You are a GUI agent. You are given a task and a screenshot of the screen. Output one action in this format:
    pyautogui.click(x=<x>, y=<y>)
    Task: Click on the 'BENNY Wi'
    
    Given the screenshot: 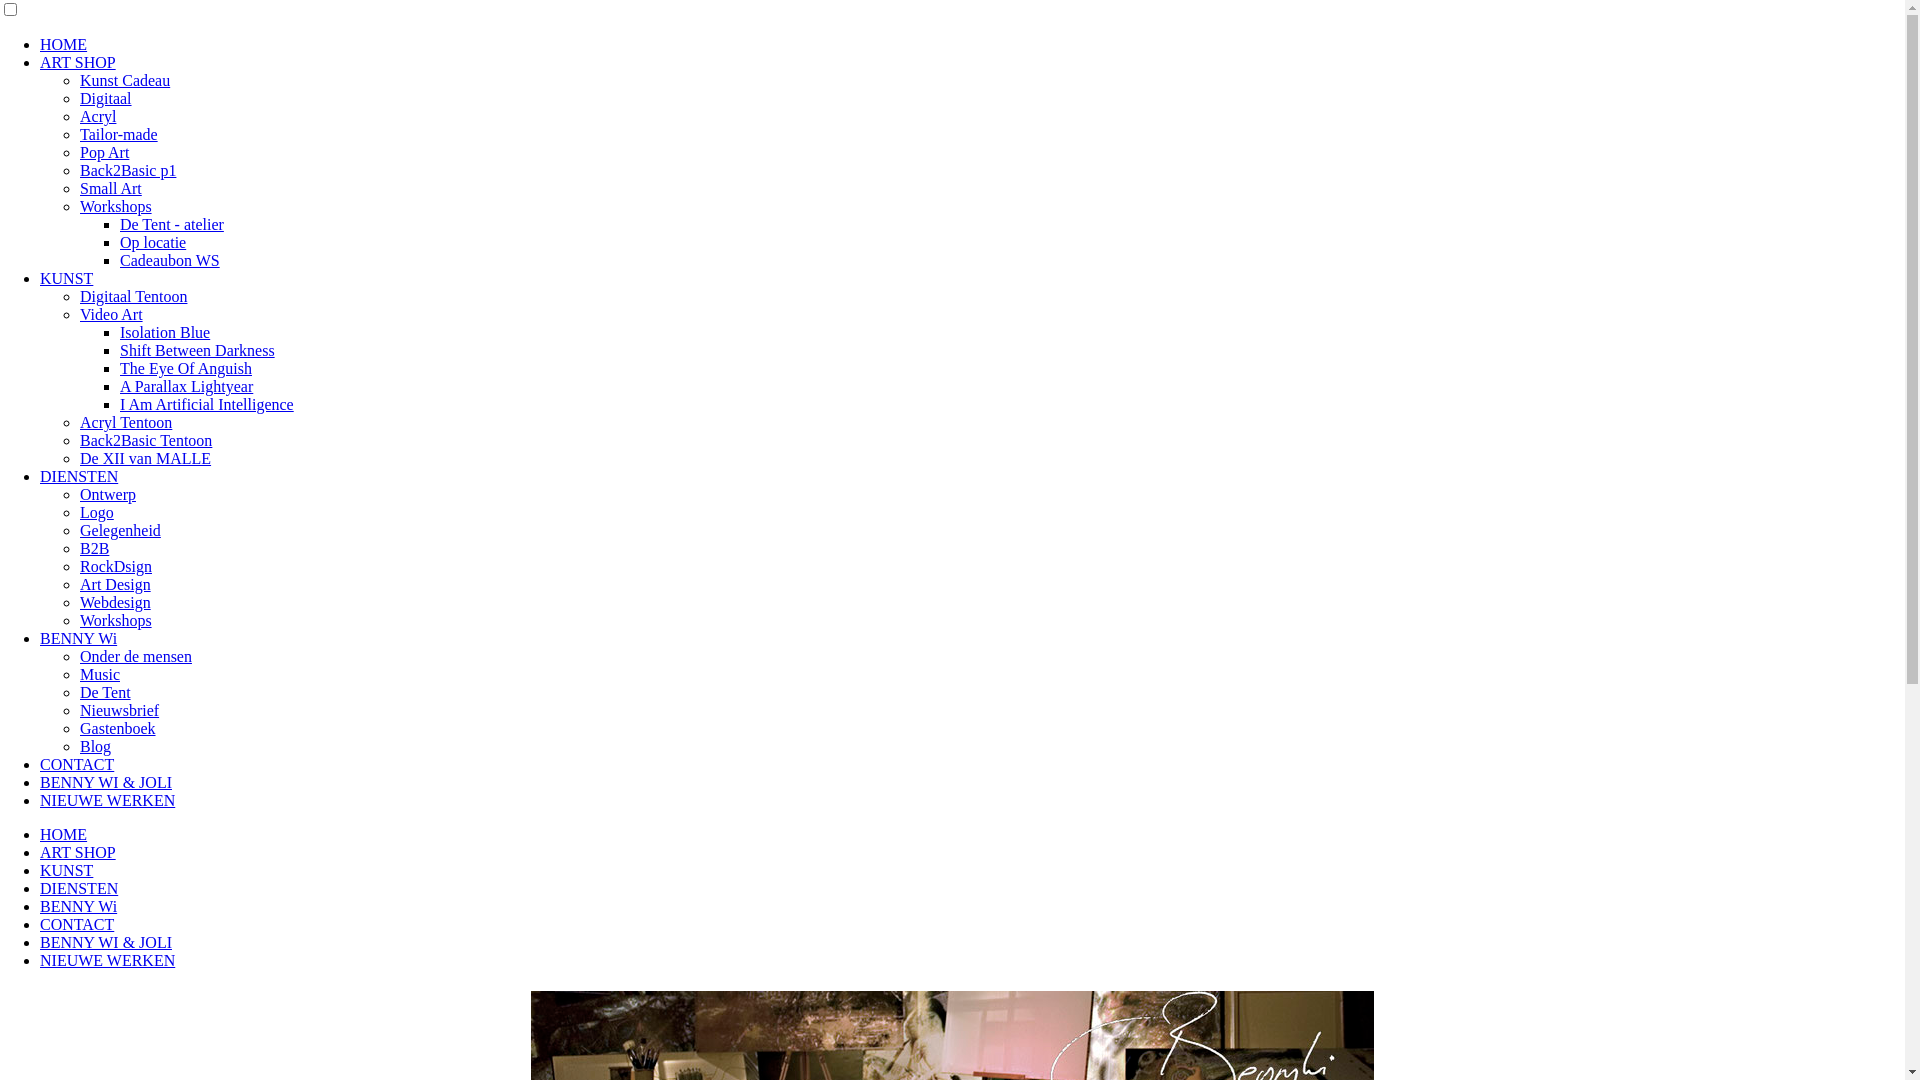 What is the action you would take?
    pyautogui.click(x=78, y=638)
    